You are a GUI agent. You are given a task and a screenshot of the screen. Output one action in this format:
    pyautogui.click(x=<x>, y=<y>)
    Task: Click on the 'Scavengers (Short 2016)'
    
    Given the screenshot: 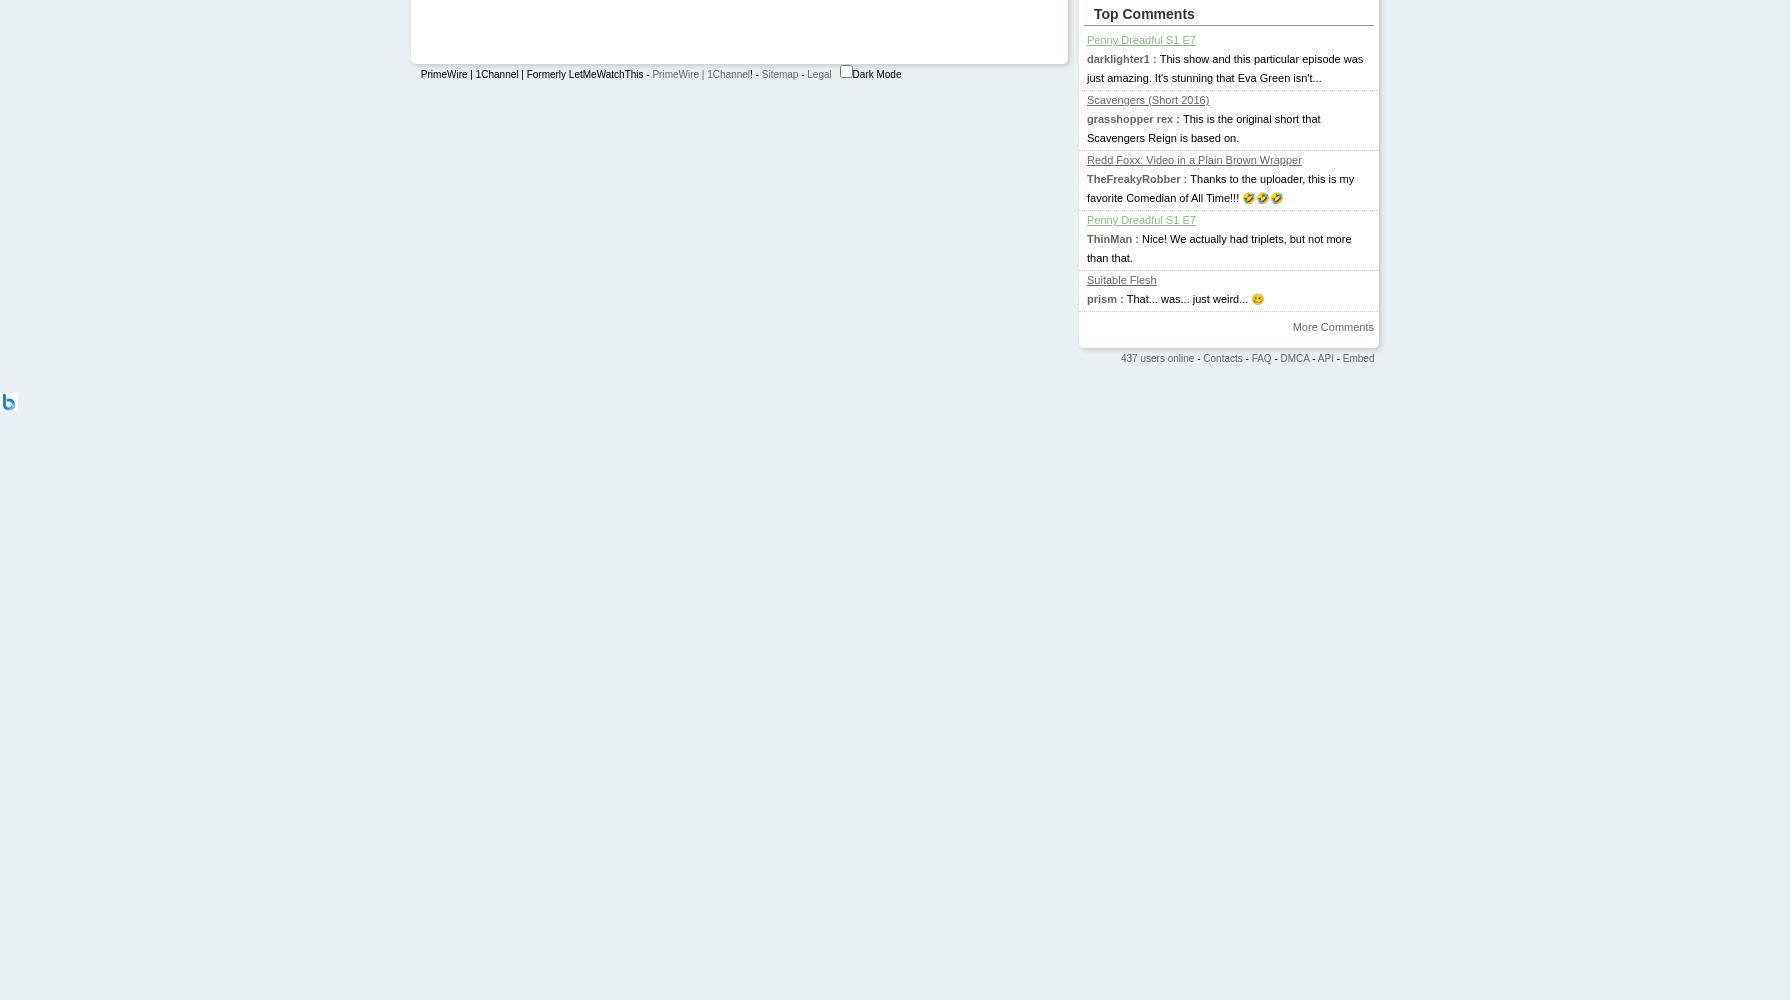 What is the action you would take?
    pyautogui.click(x=1147, y=99)
    